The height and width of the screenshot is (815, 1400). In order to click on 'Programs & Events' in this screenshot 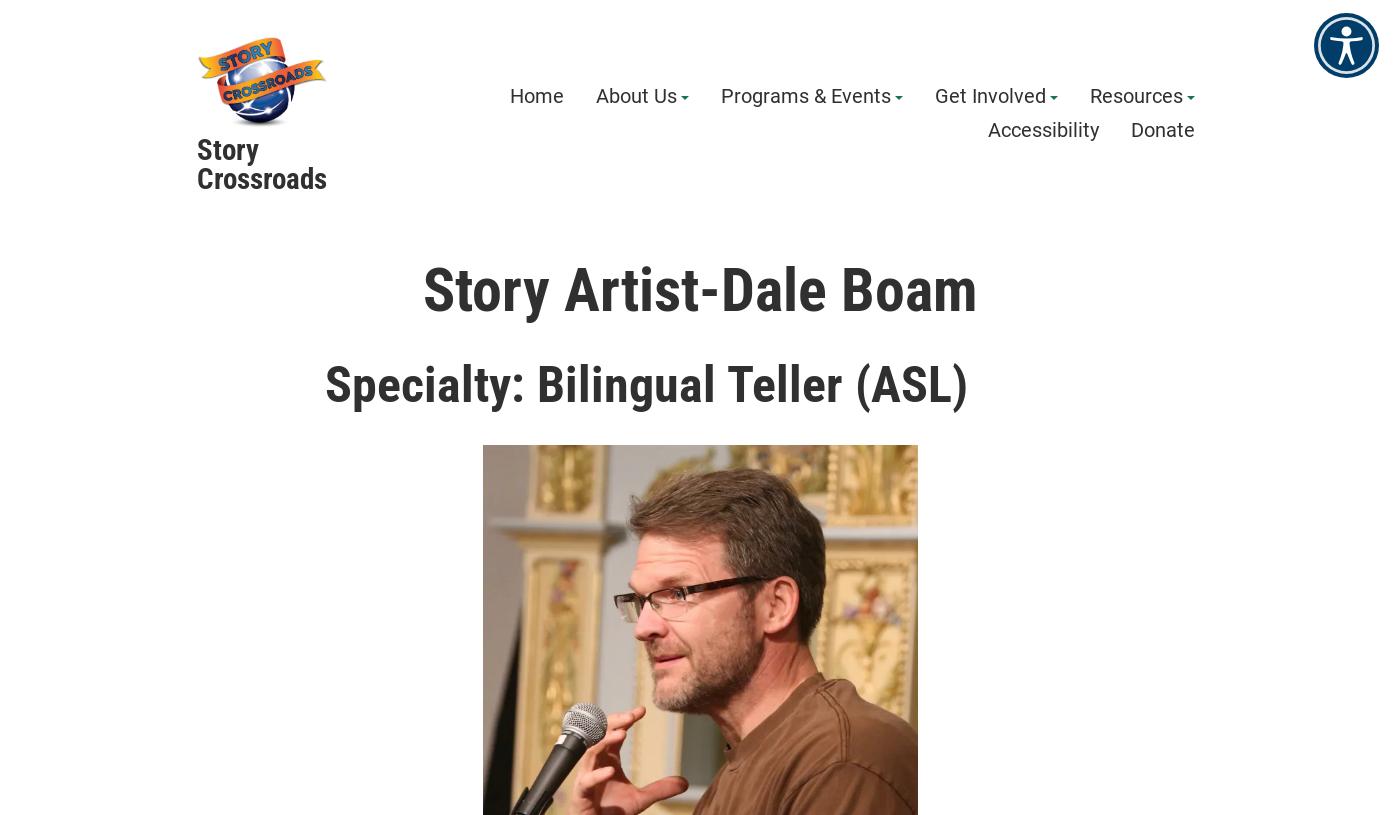, I will do `click(721, 95)`.